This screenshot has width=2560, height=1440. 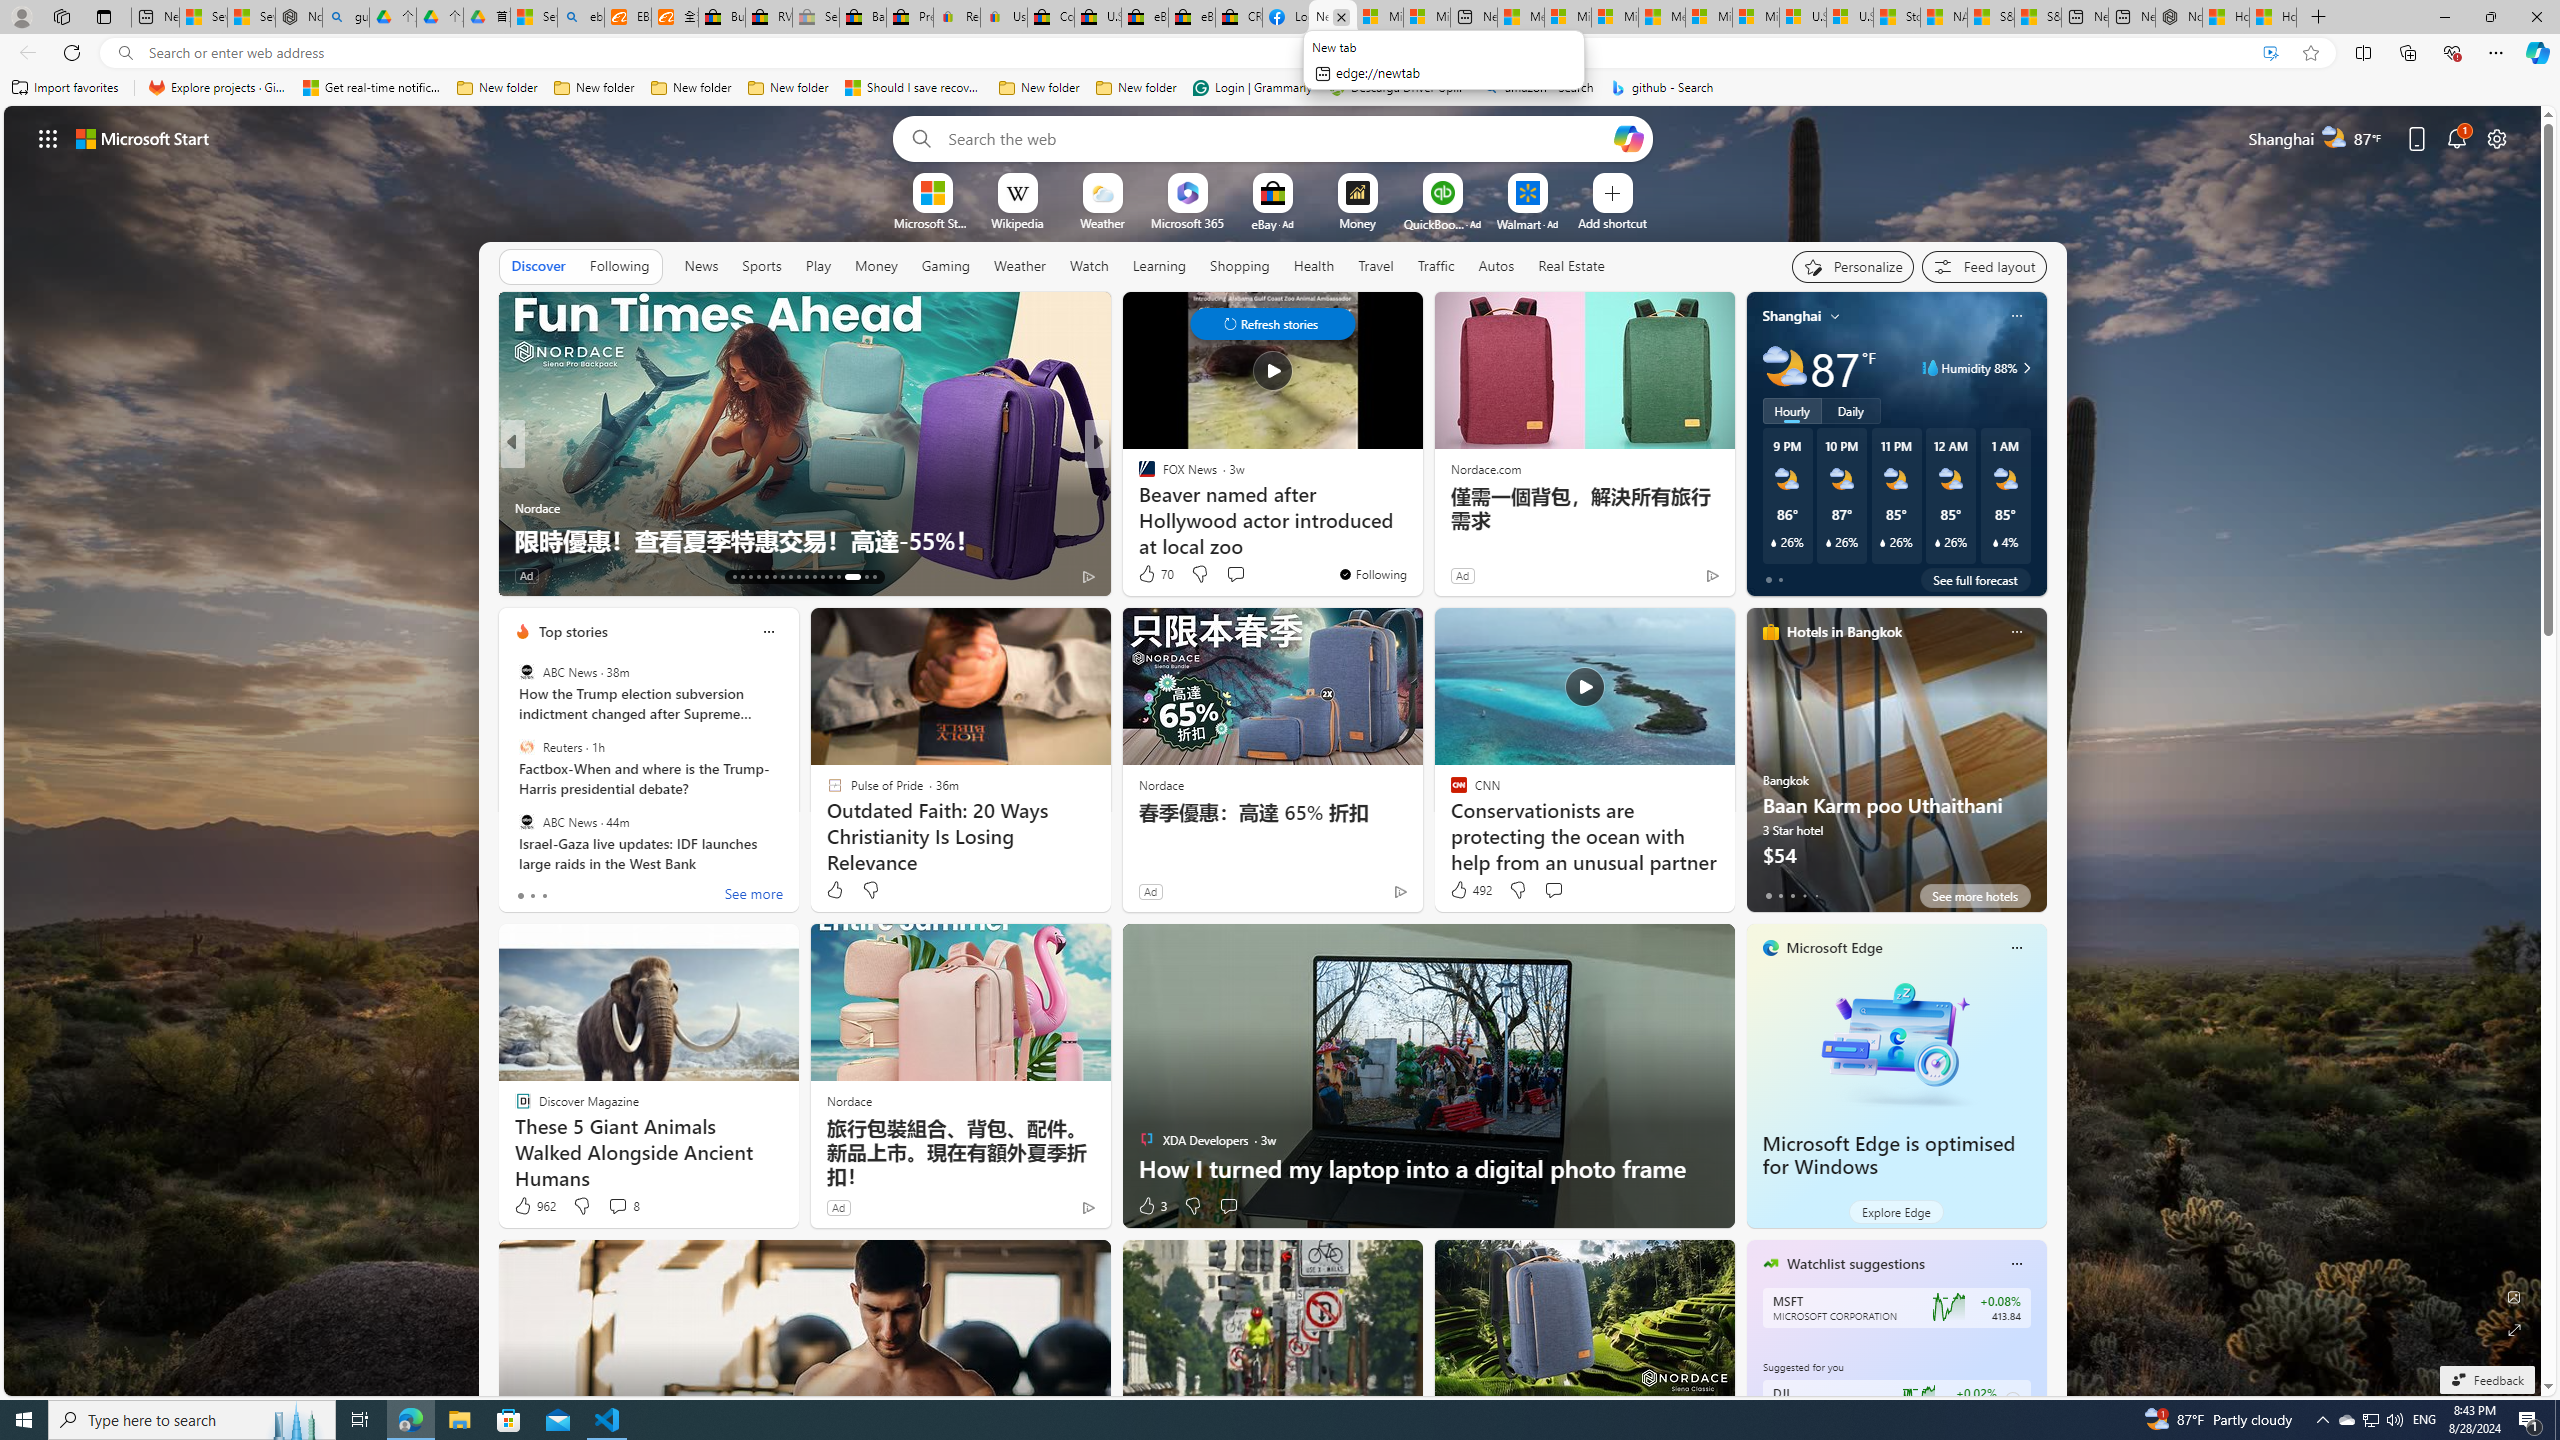 I want to click on 'Login | Grammarly', so click(x=1252, y=87).